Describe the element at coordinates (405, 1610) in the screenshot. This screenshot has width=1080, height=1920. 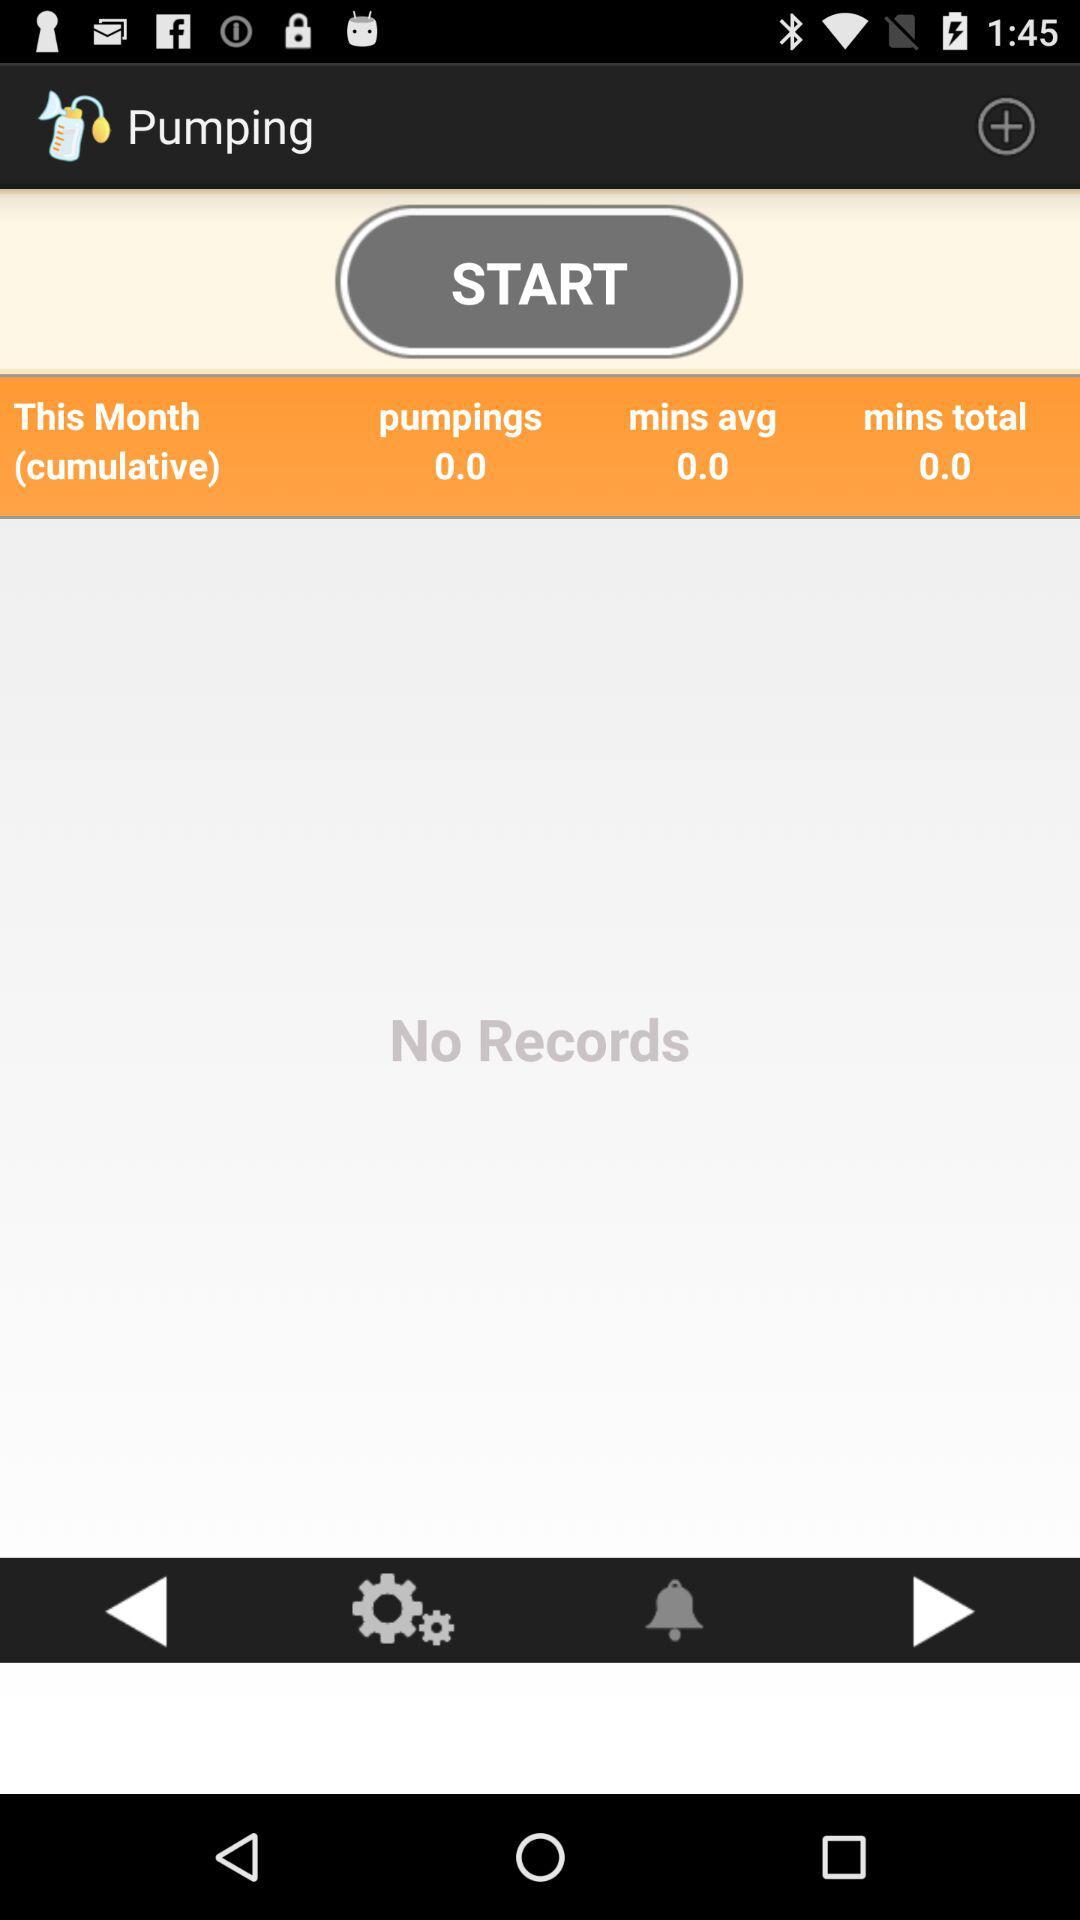
I see `settings` at that location.